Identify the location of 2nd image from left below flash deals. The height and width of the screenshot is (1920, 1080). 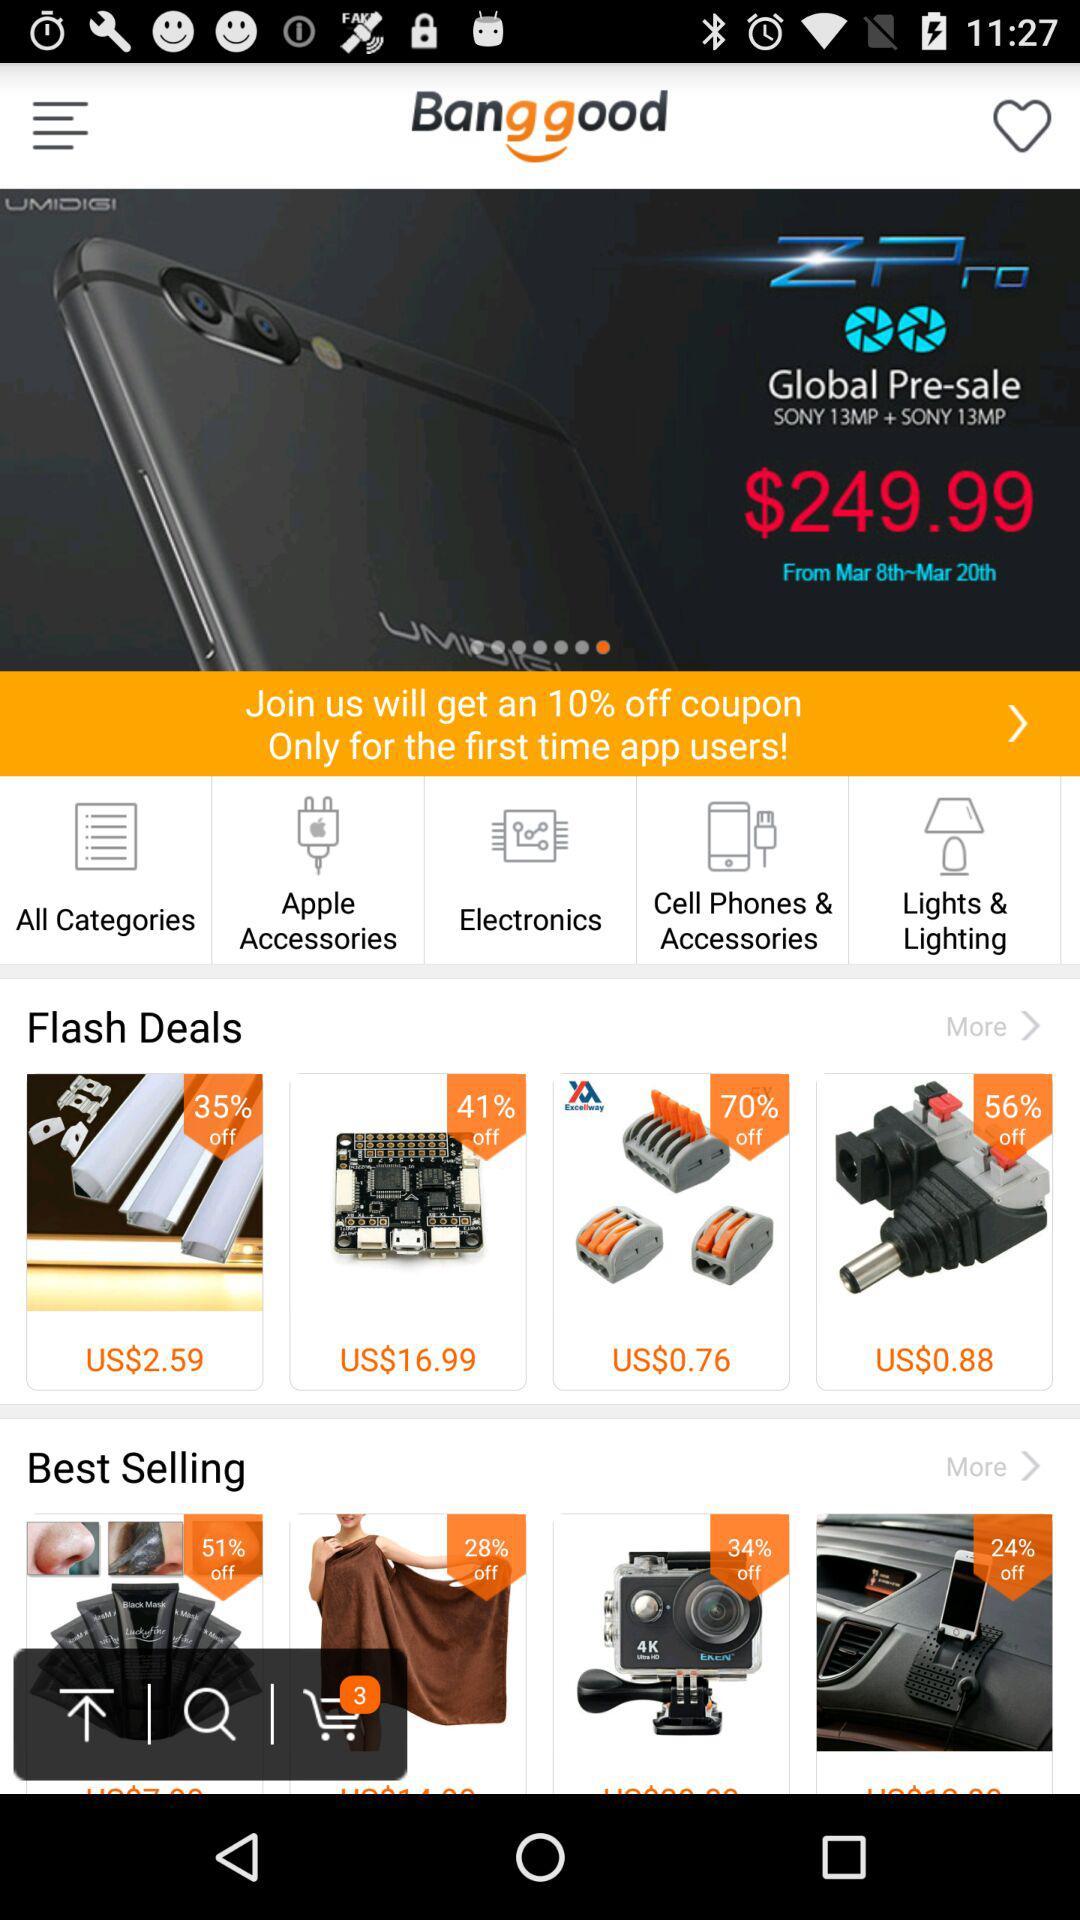
(407, 1231).